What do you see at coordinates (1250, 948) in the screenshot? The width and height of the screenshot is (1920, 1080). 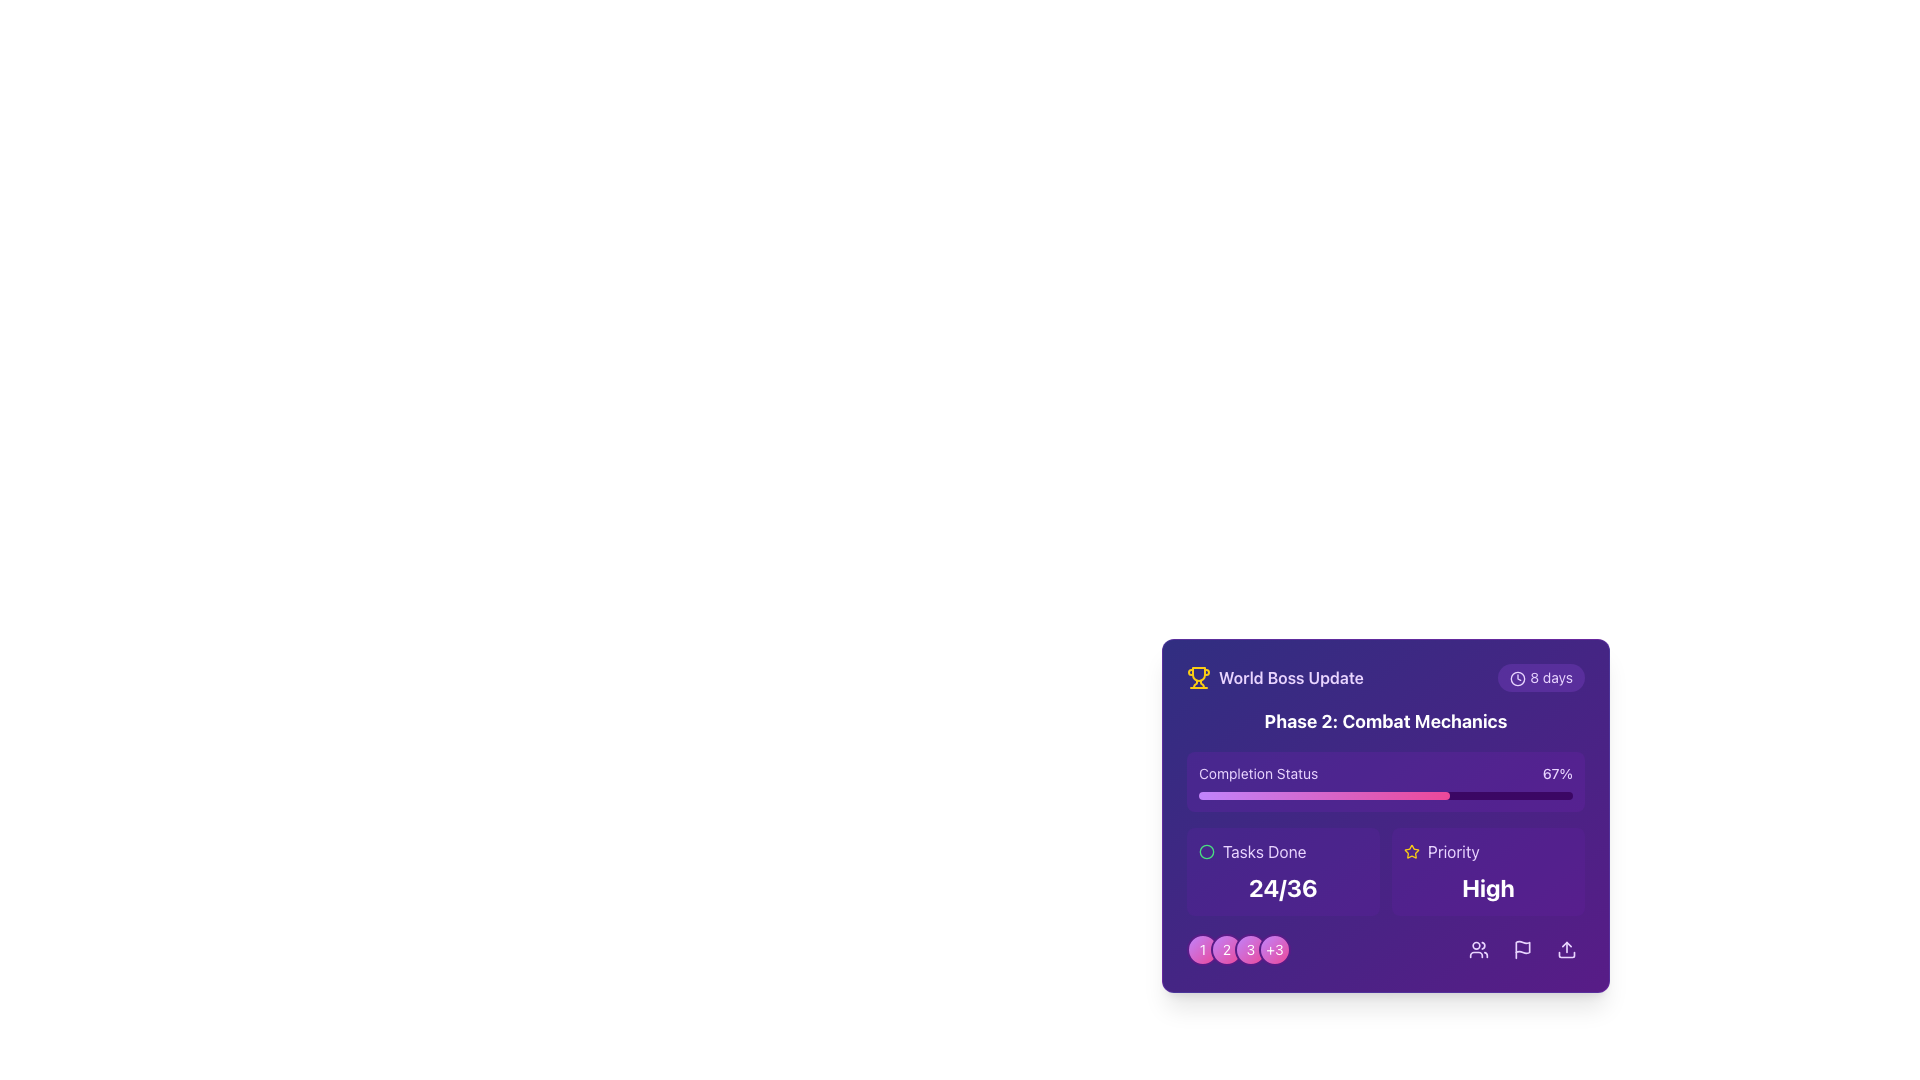 I see `the third badge` at bounding box center [1250, 948].